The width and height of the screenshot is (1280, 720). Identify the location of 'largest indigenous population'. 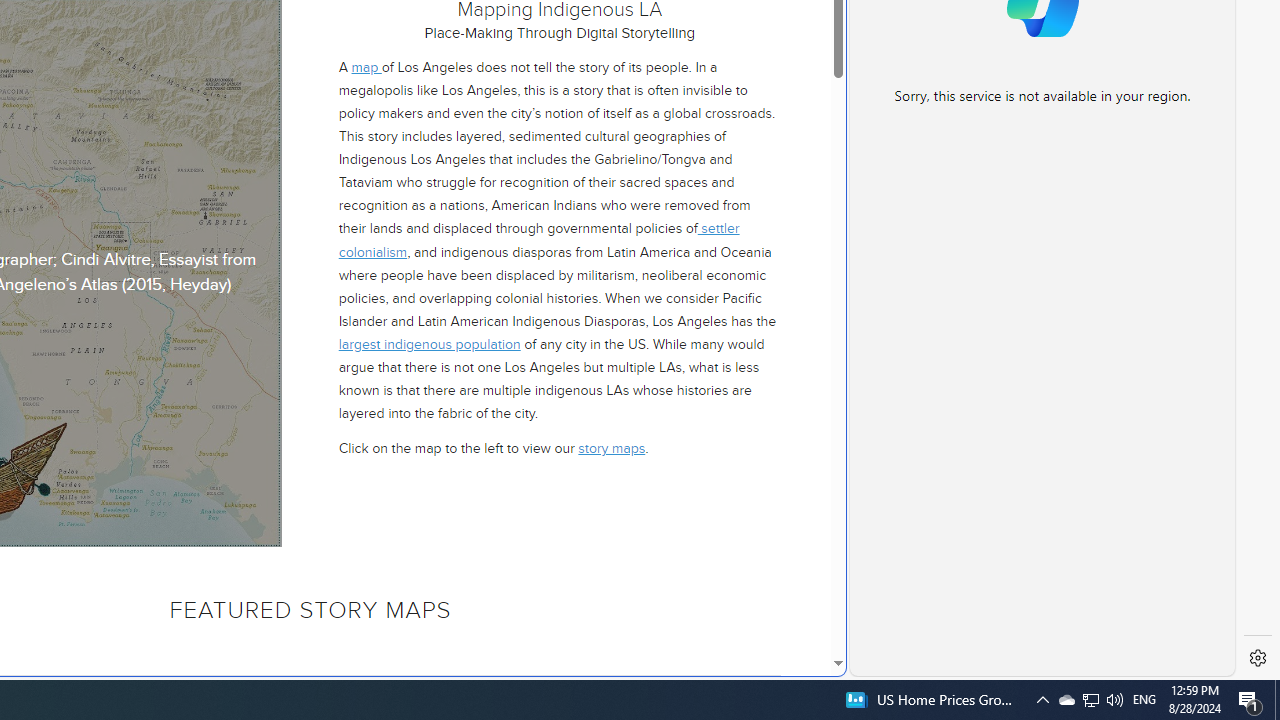
(428, 343).